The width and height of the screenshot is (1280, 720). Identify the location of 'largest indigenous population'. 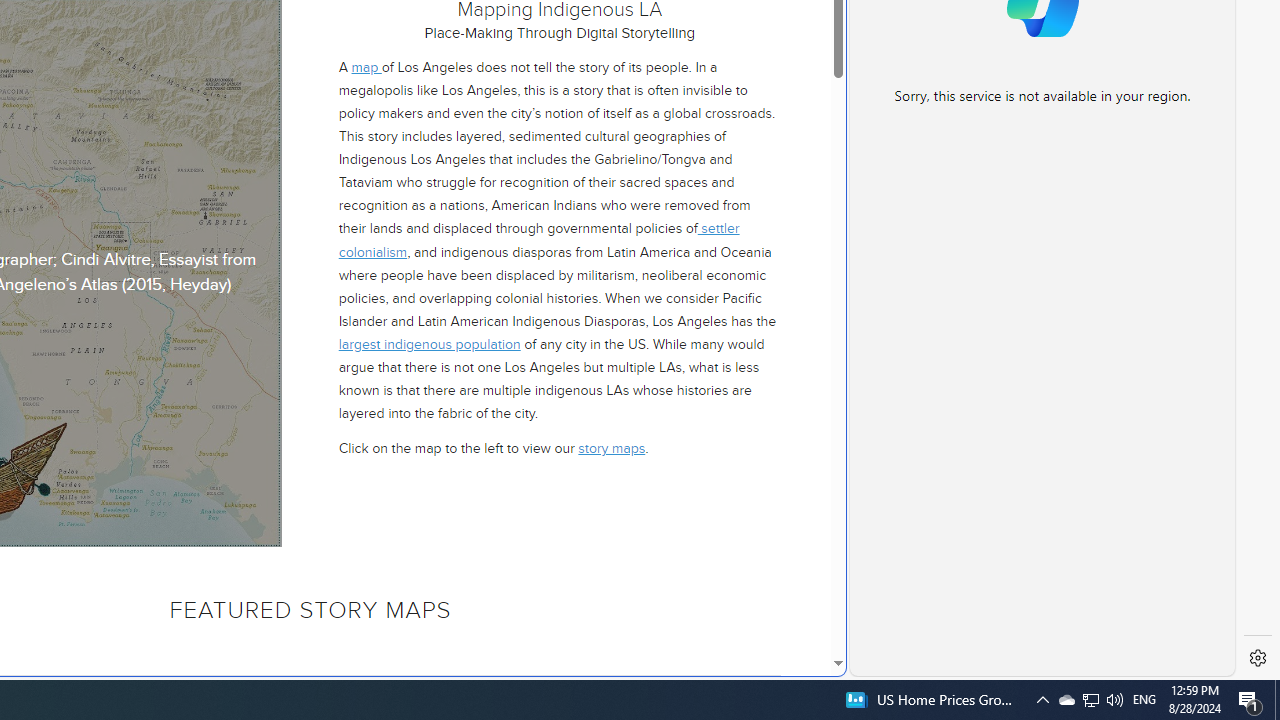
(428, 343).